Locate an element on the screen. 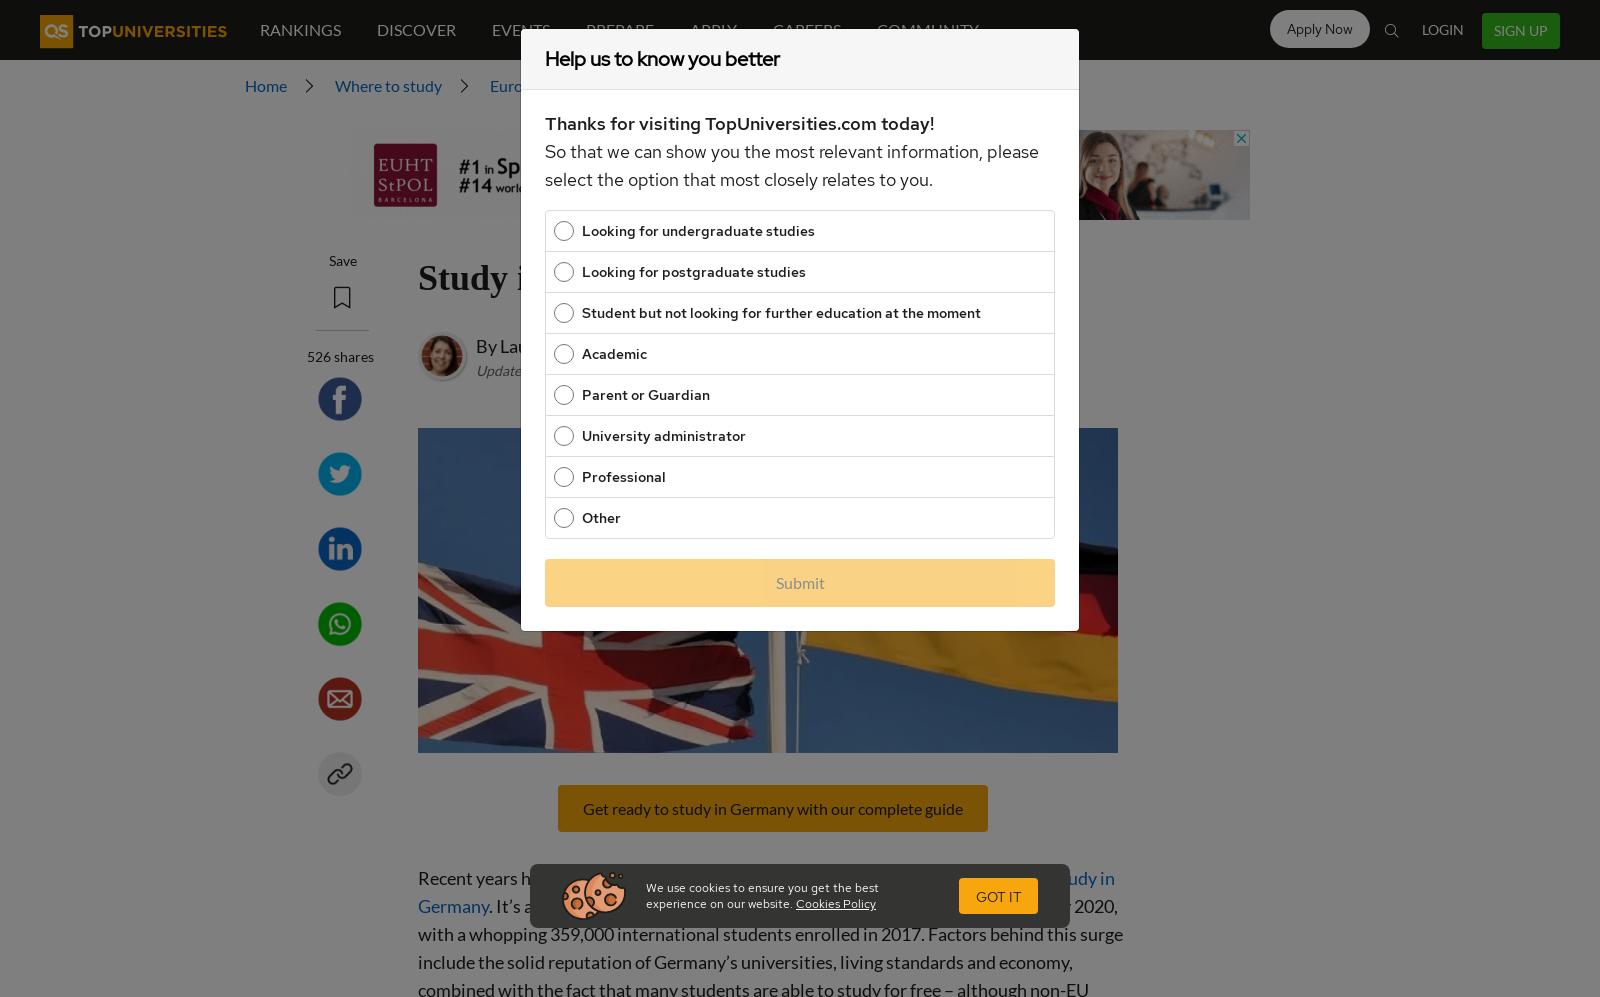 The width and height of the screenshot is (1600, 997). 'Save' is located at coordinates (341, 259).